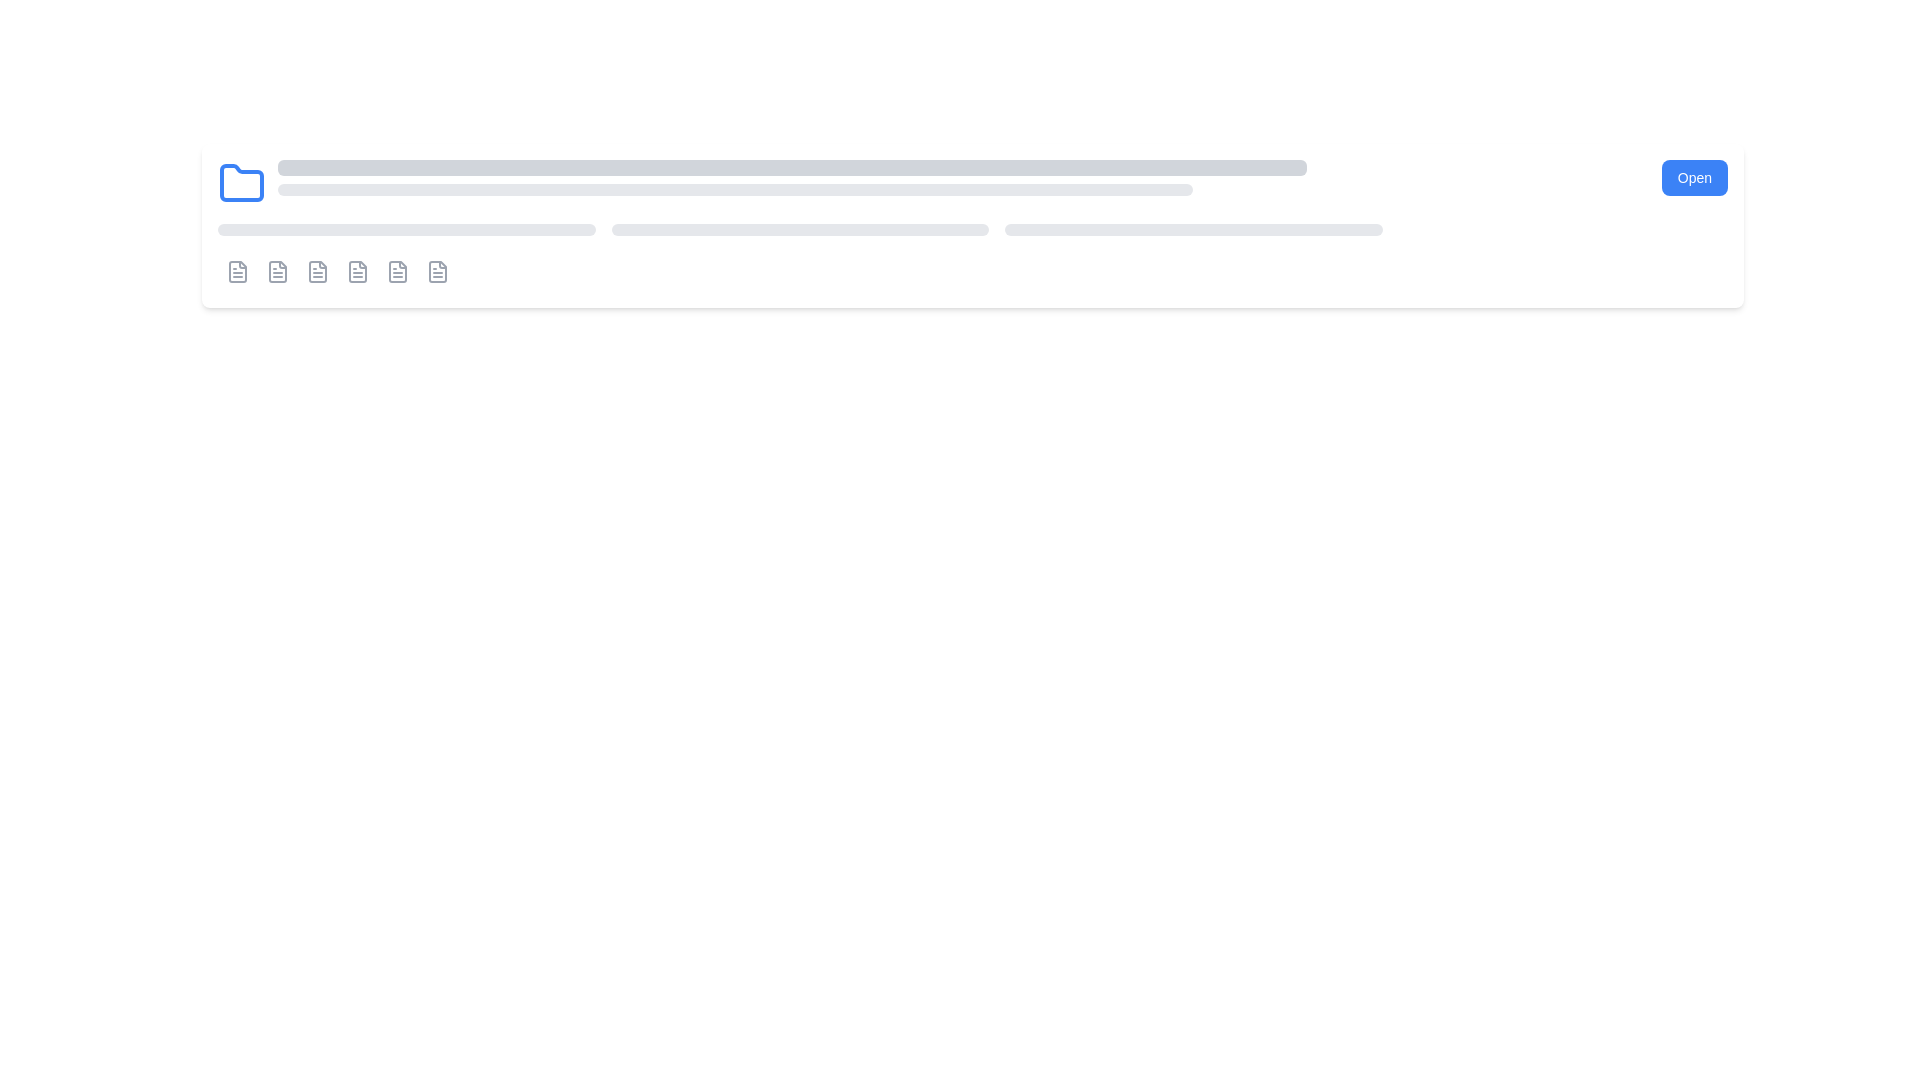 The image size is (1920, 1080). What do you see at coordinates (1693, 176) in the screenshot?
I see `the blue rectangular button labeled 'Open' with rounded corners` at bounding box center [1693, 176].